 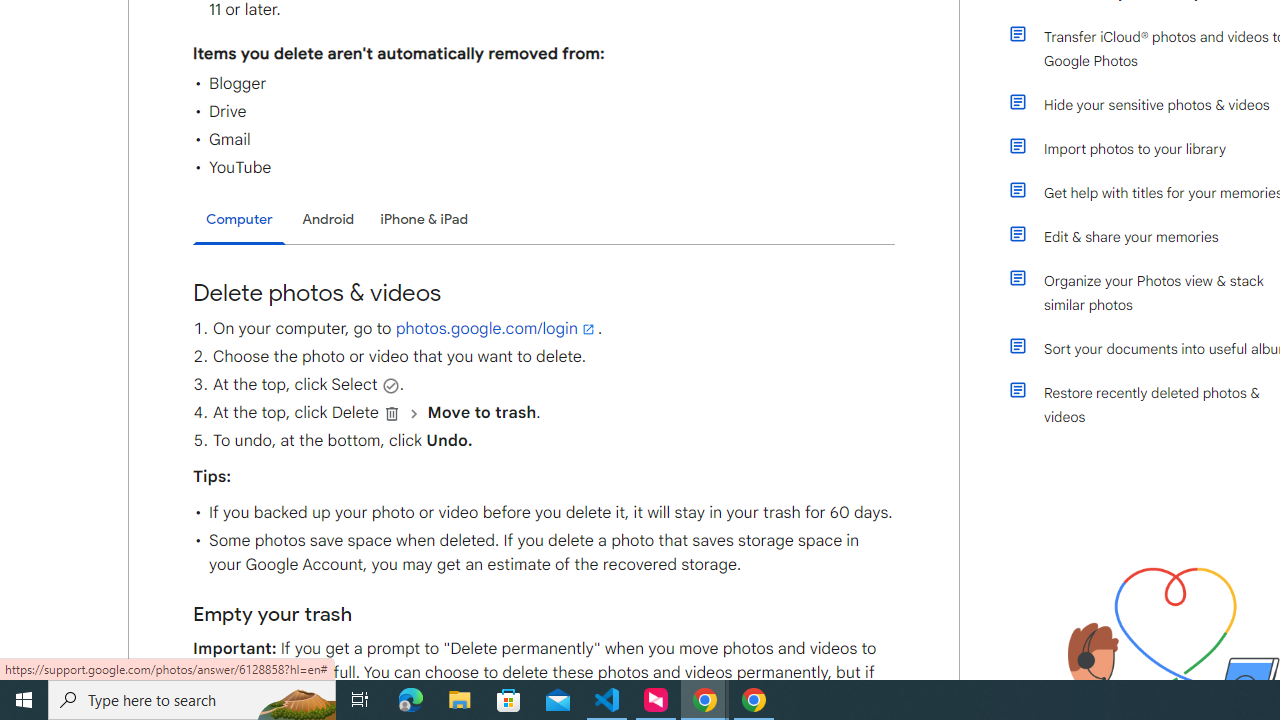 I want to click on 'Android', so click(x=328, y=219).